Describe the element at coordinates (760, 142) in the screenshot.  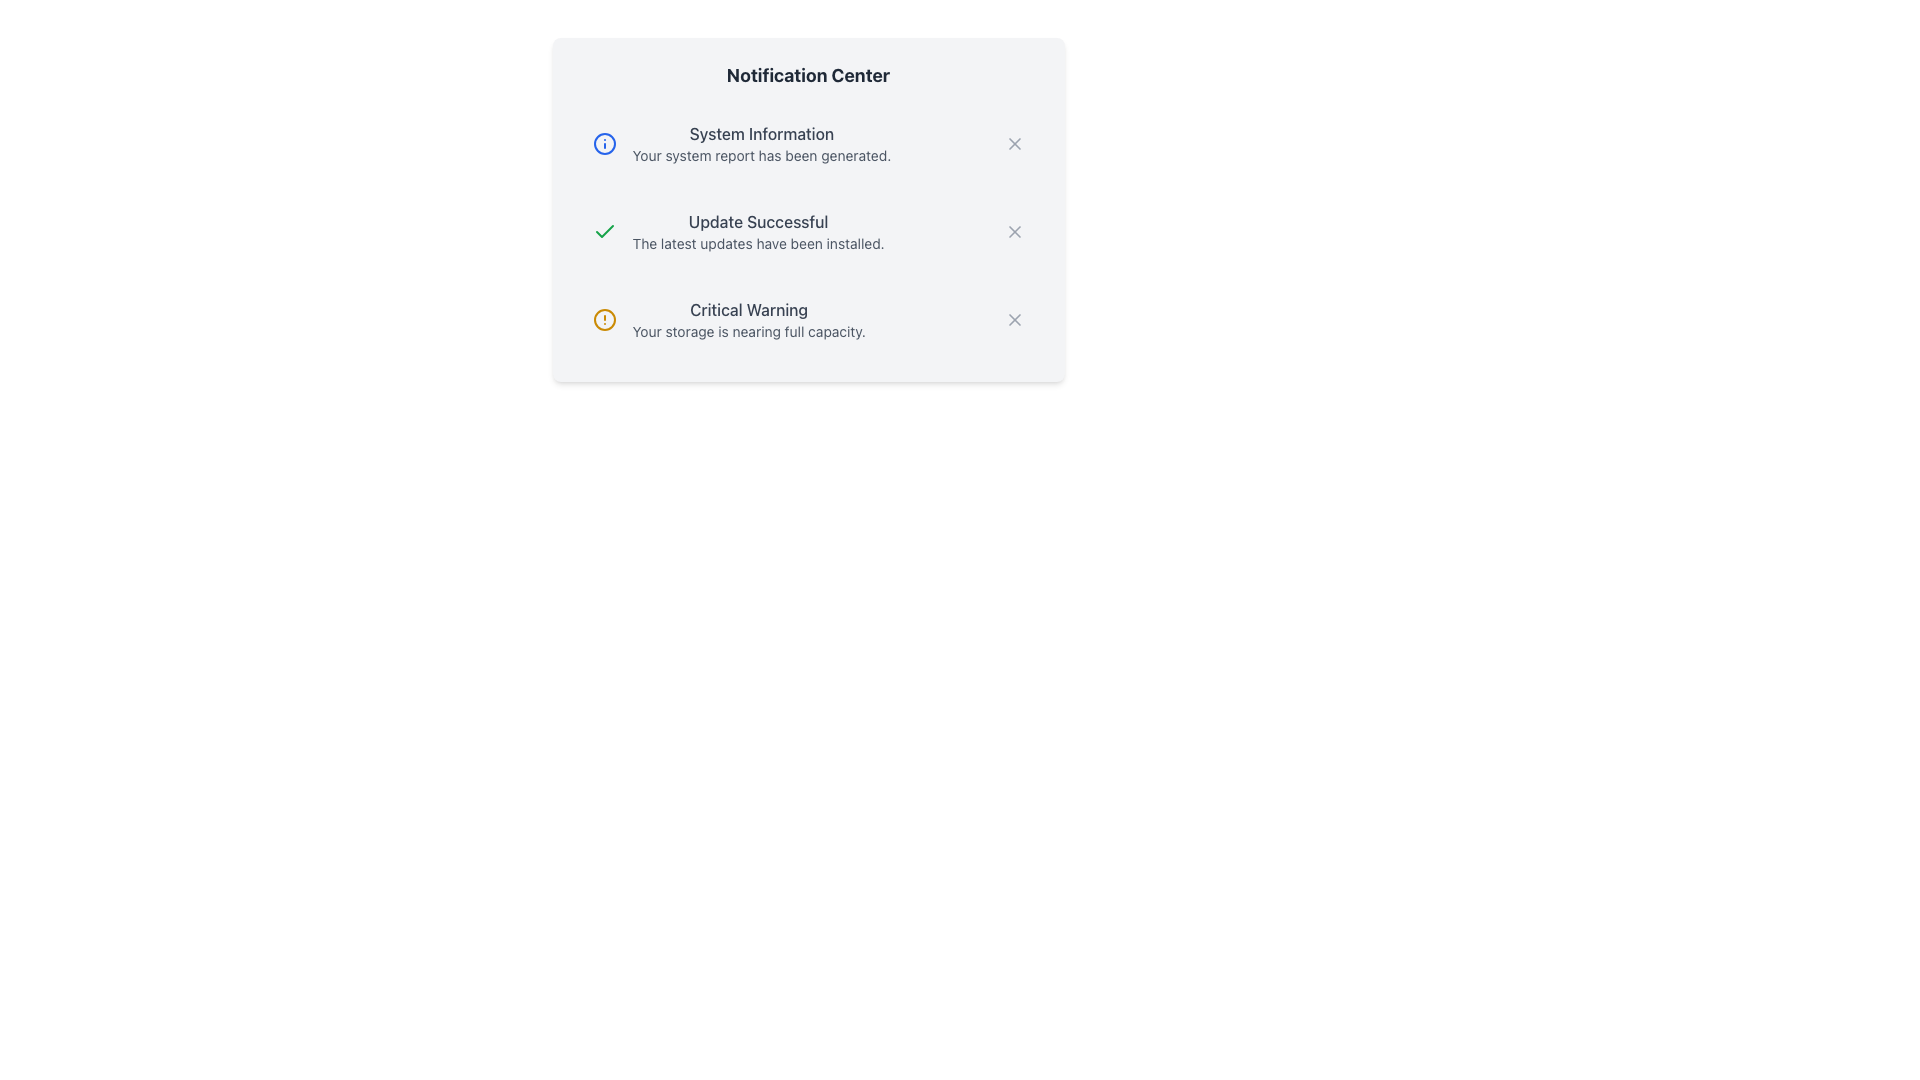
I see `descriptive text of the Text block containing the title and subtitle that informs the user about the successful generation of a system report, located near the top-left corner of the notification box in the Notification Center` at that location.